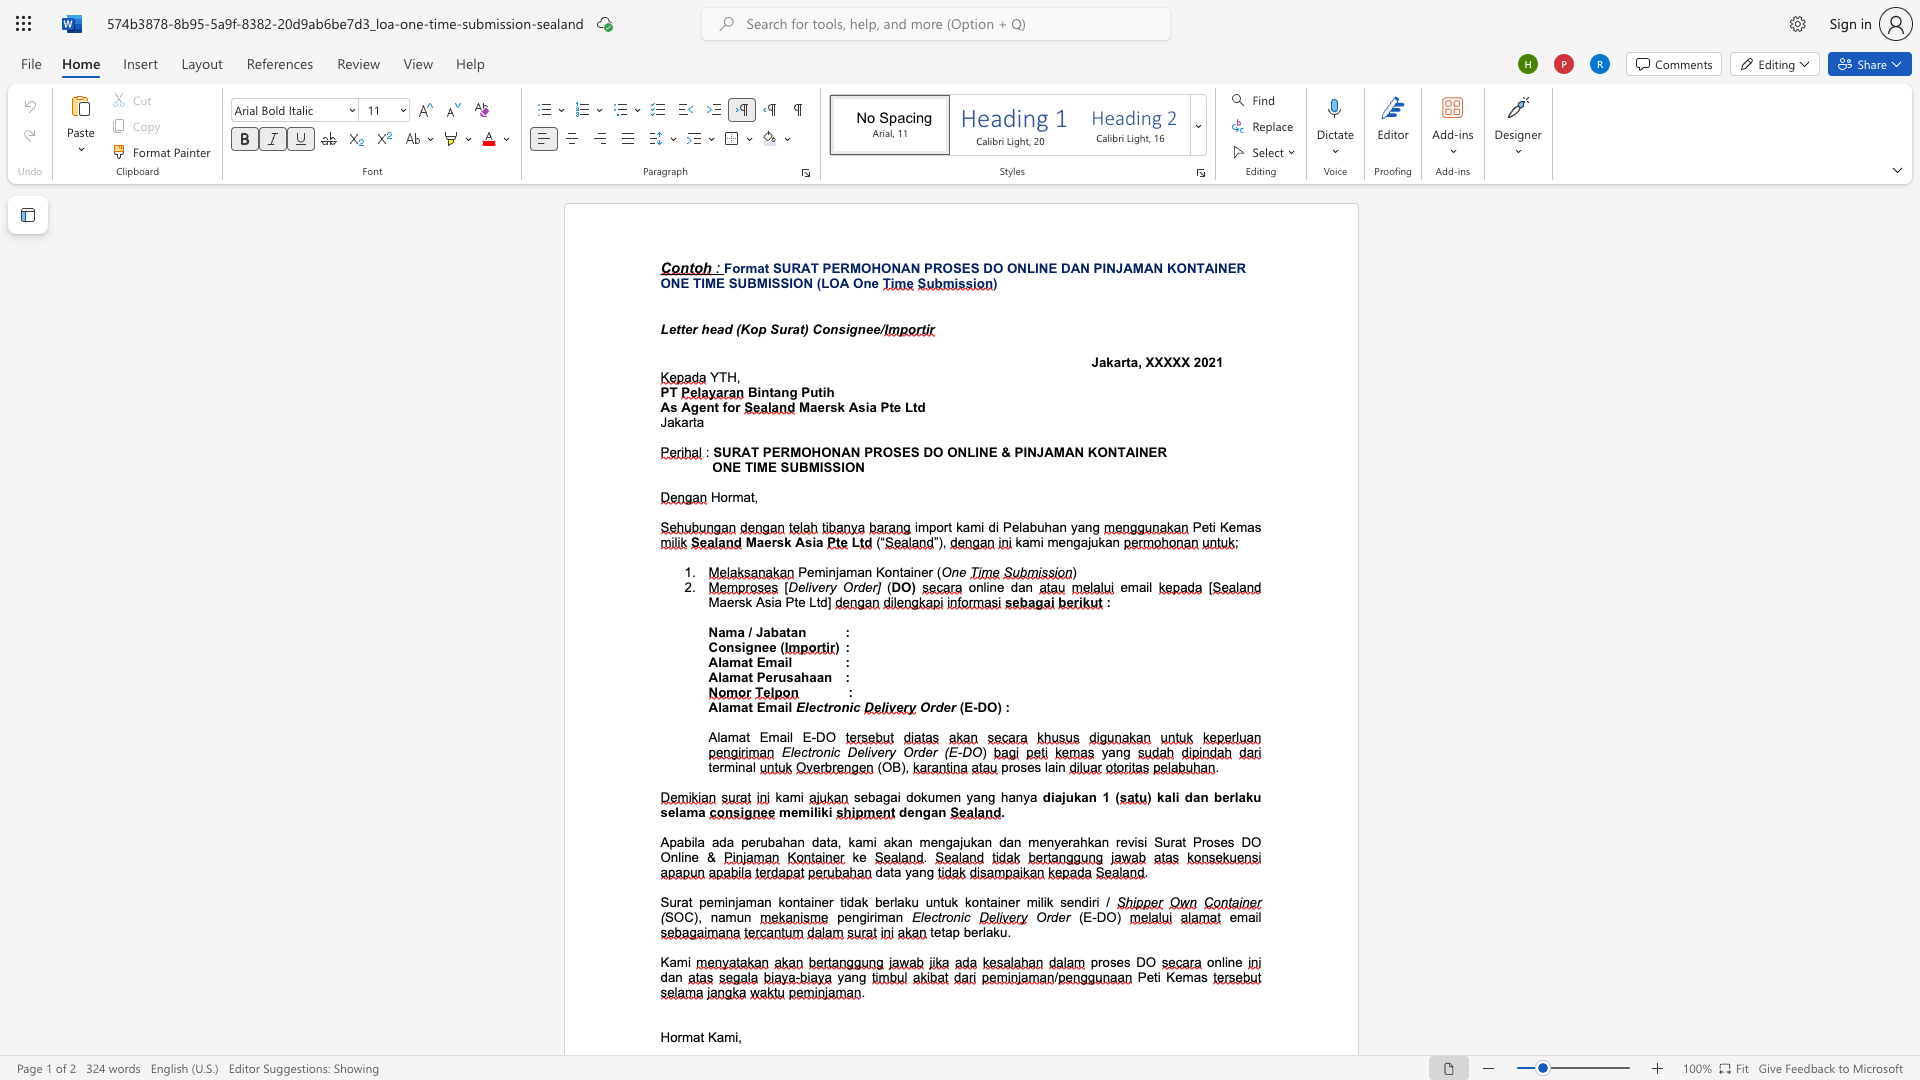 The height and width of the screenshot is (1080, 1920). I want to click on the subset text "e (" within the text "Consignee (", so click(768, 647).